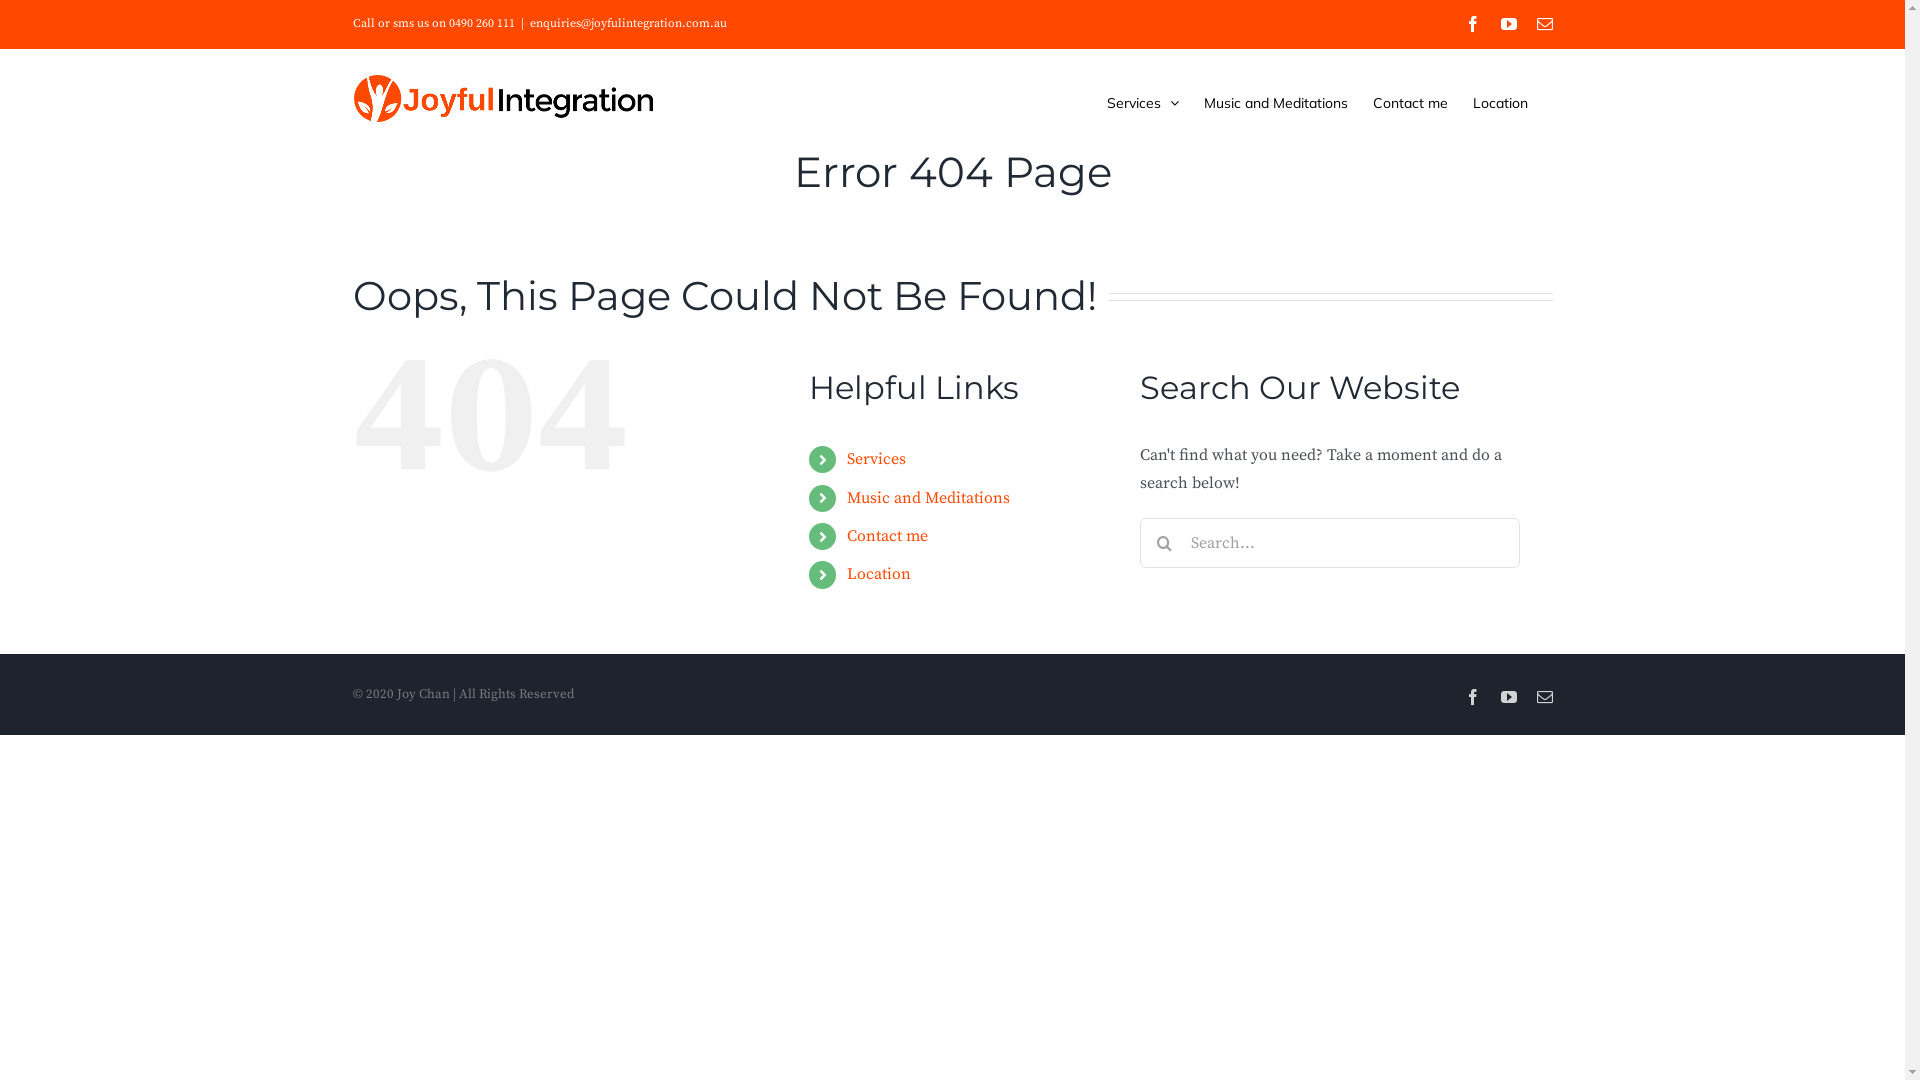  Describe the element at coordinates (1142, 102) in the screenshot. I see `'Services'` at that location.